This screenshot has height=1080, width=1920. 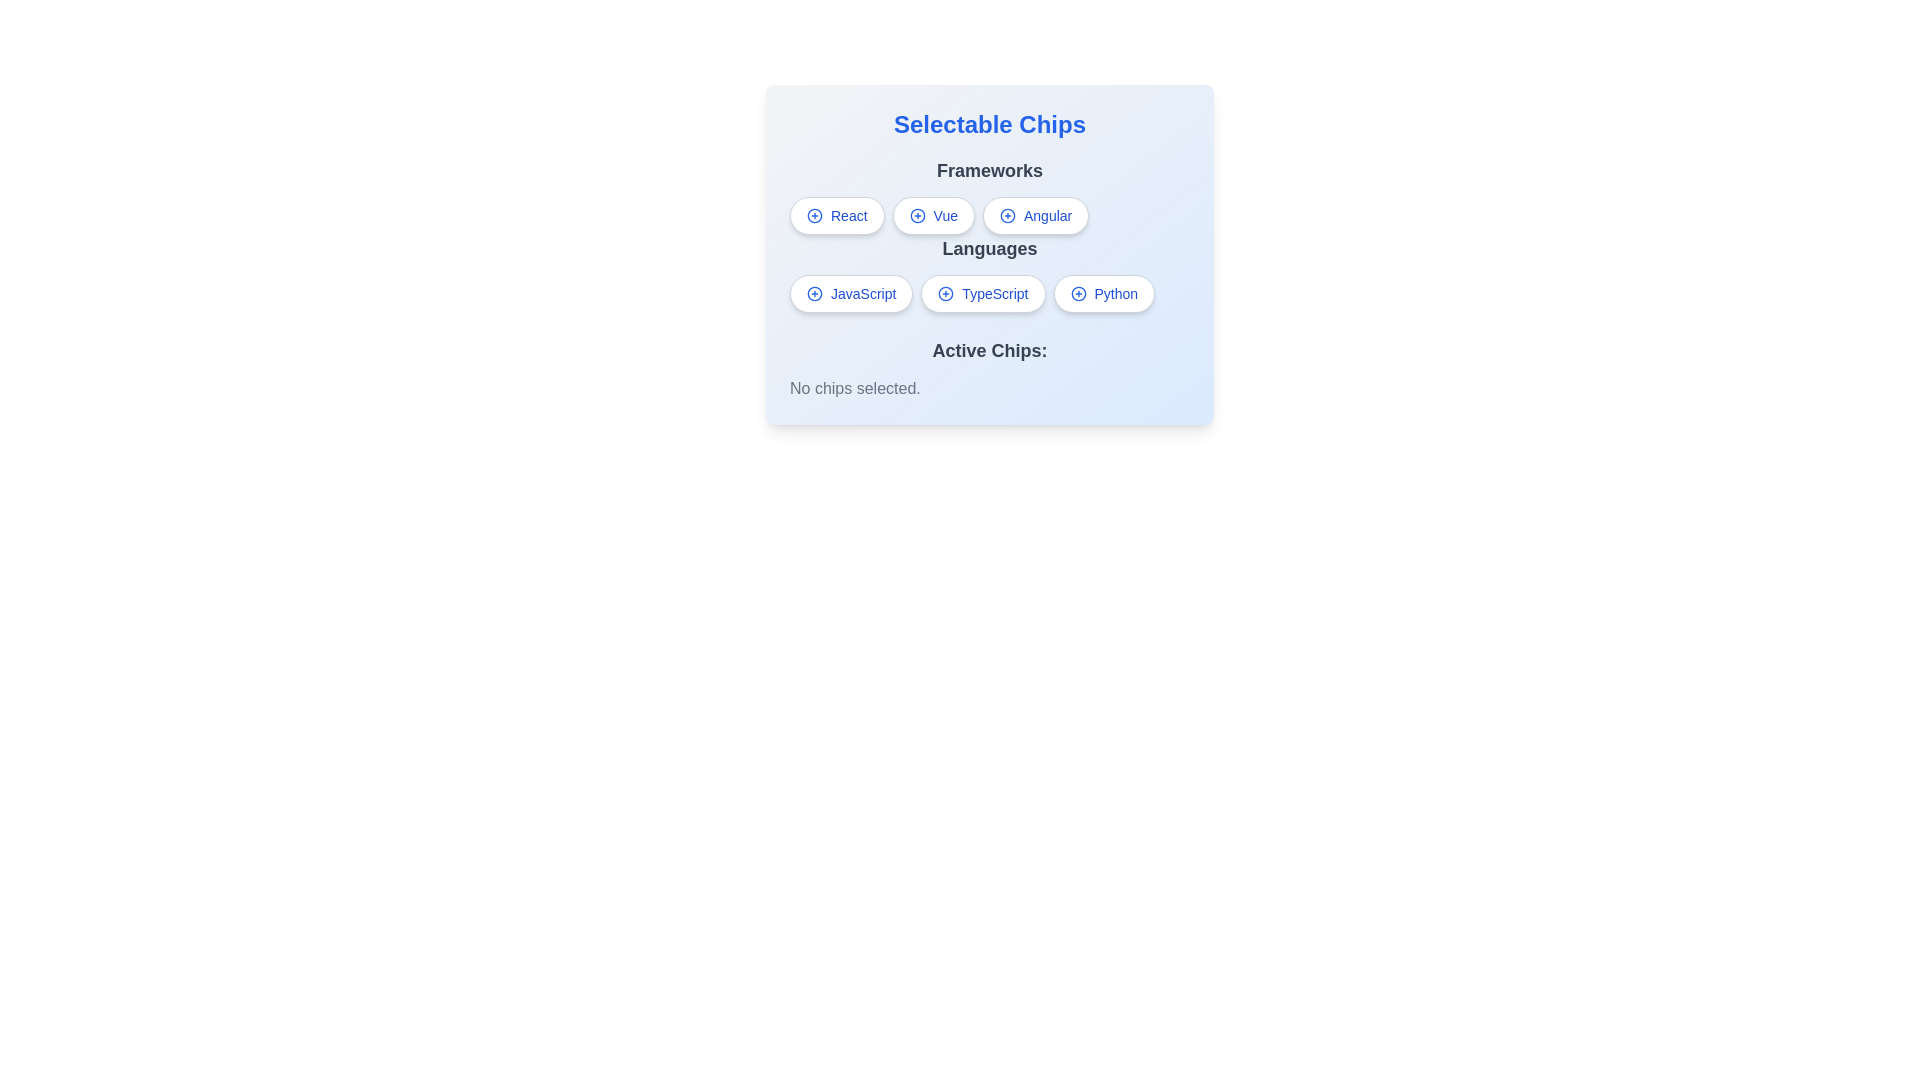 I want to click on the hollow circular icon within the '+' symbol icon group labeled 'Angular' under the 'Frameworks' category, so click(x=1008, y=216).